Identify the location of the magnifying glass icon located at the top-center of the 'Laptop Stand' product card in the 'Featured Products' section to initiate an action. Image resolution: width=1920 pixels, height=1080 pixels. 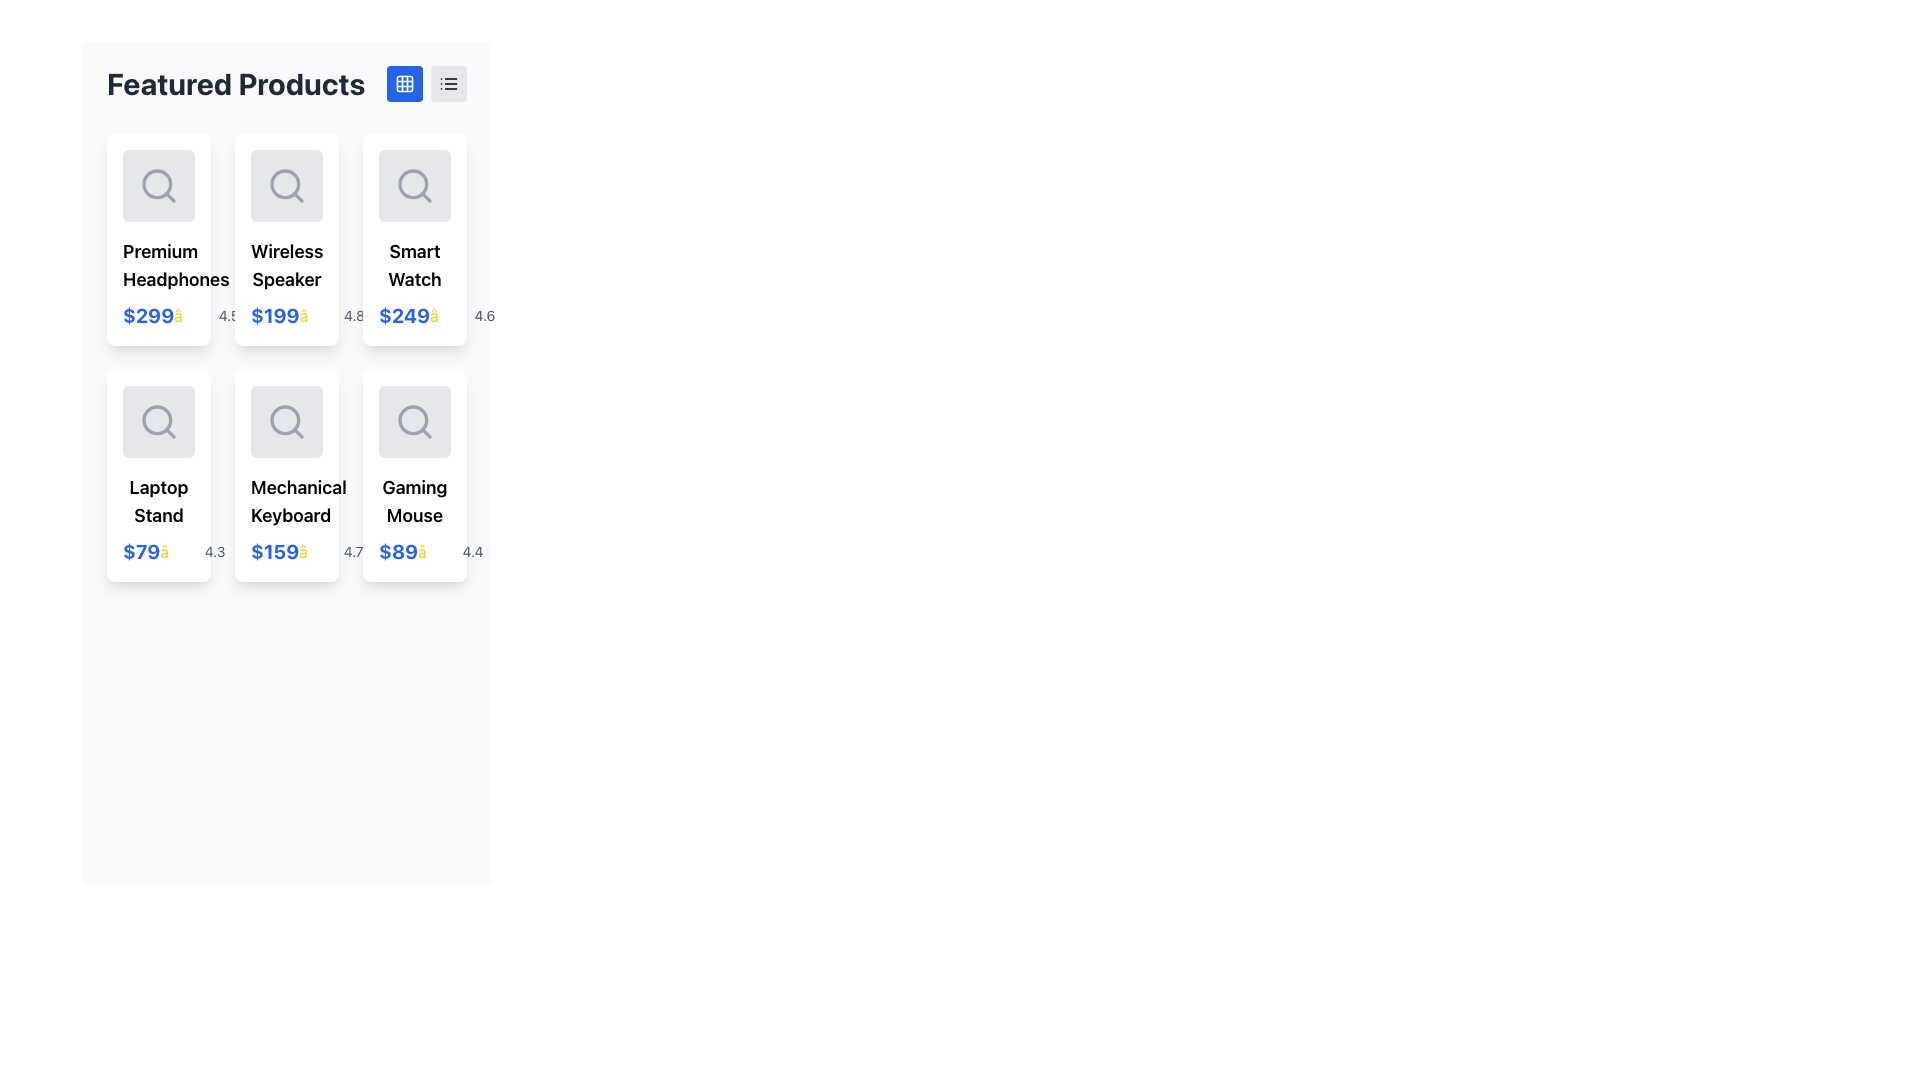
(157, 420).